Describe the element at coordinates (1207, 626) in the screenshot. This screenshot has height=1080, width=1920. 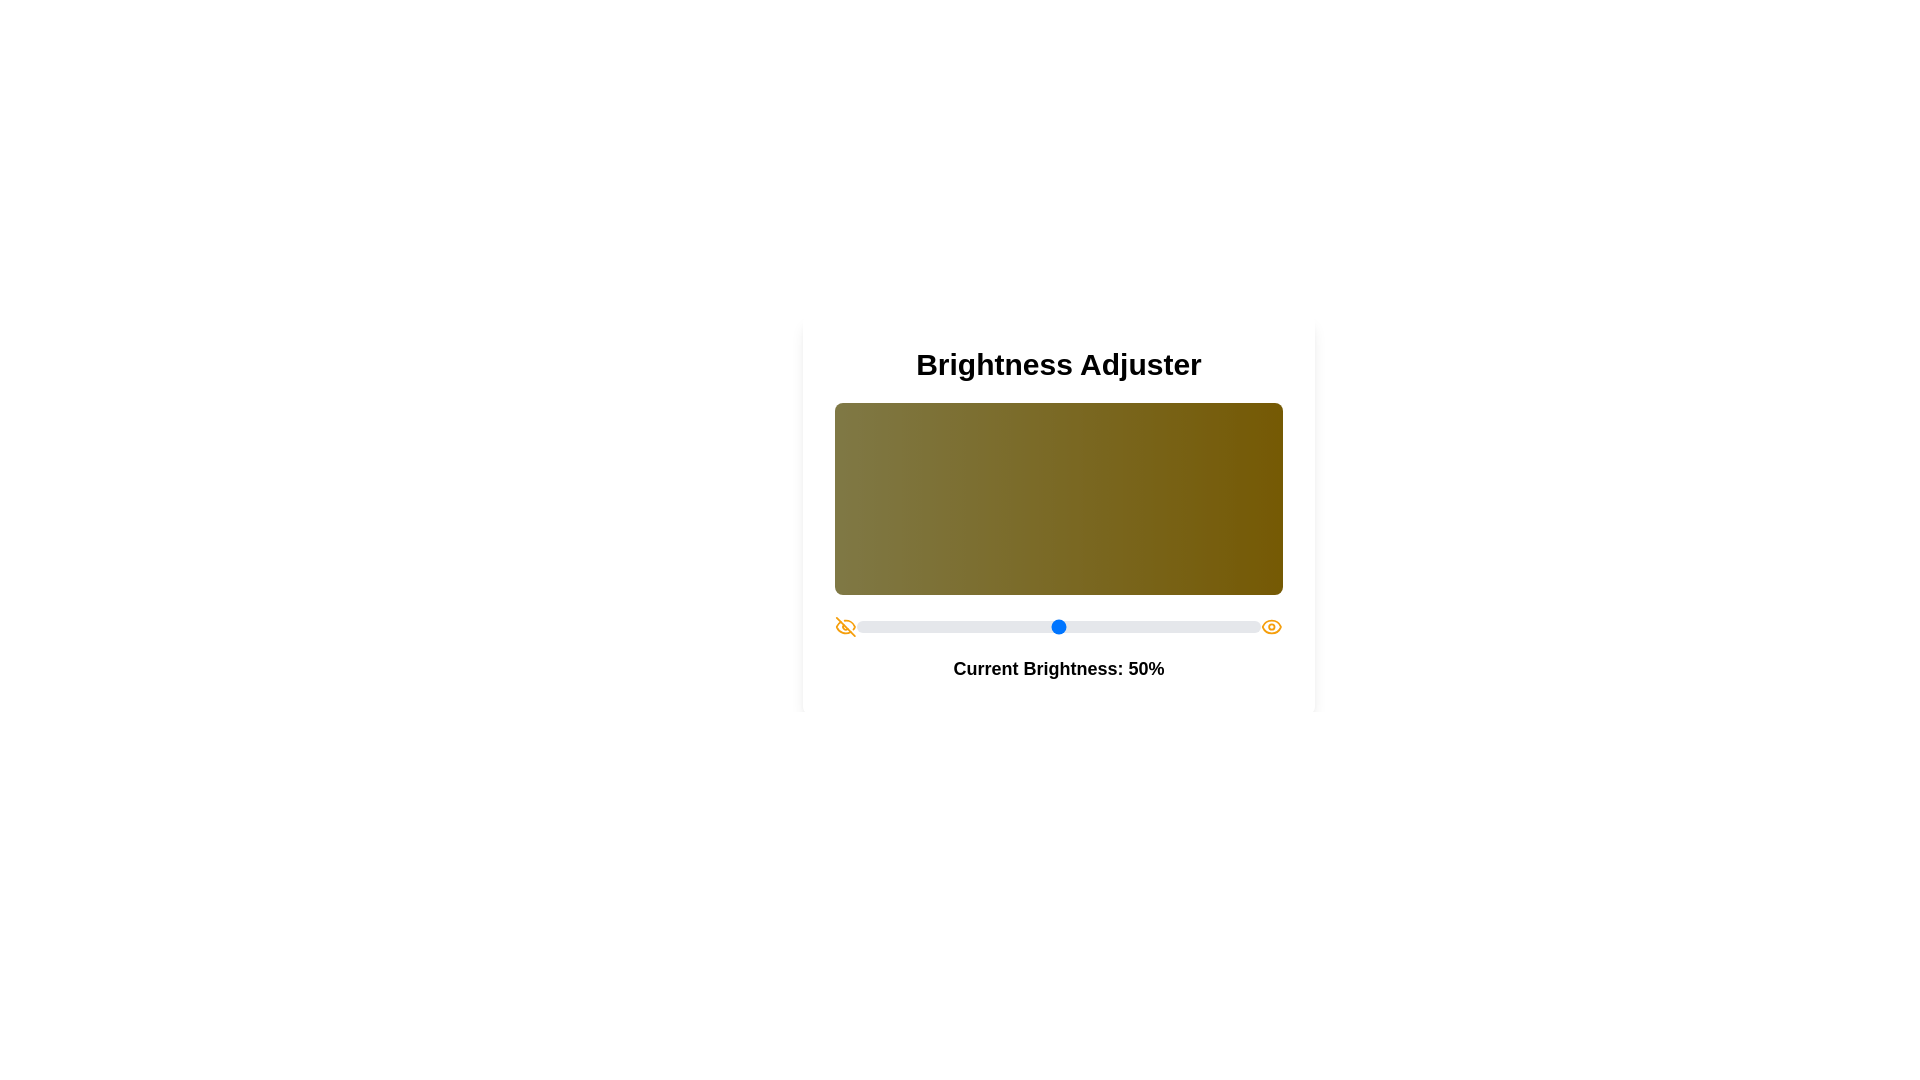
I see `the brightness slider to 87%` at that location.